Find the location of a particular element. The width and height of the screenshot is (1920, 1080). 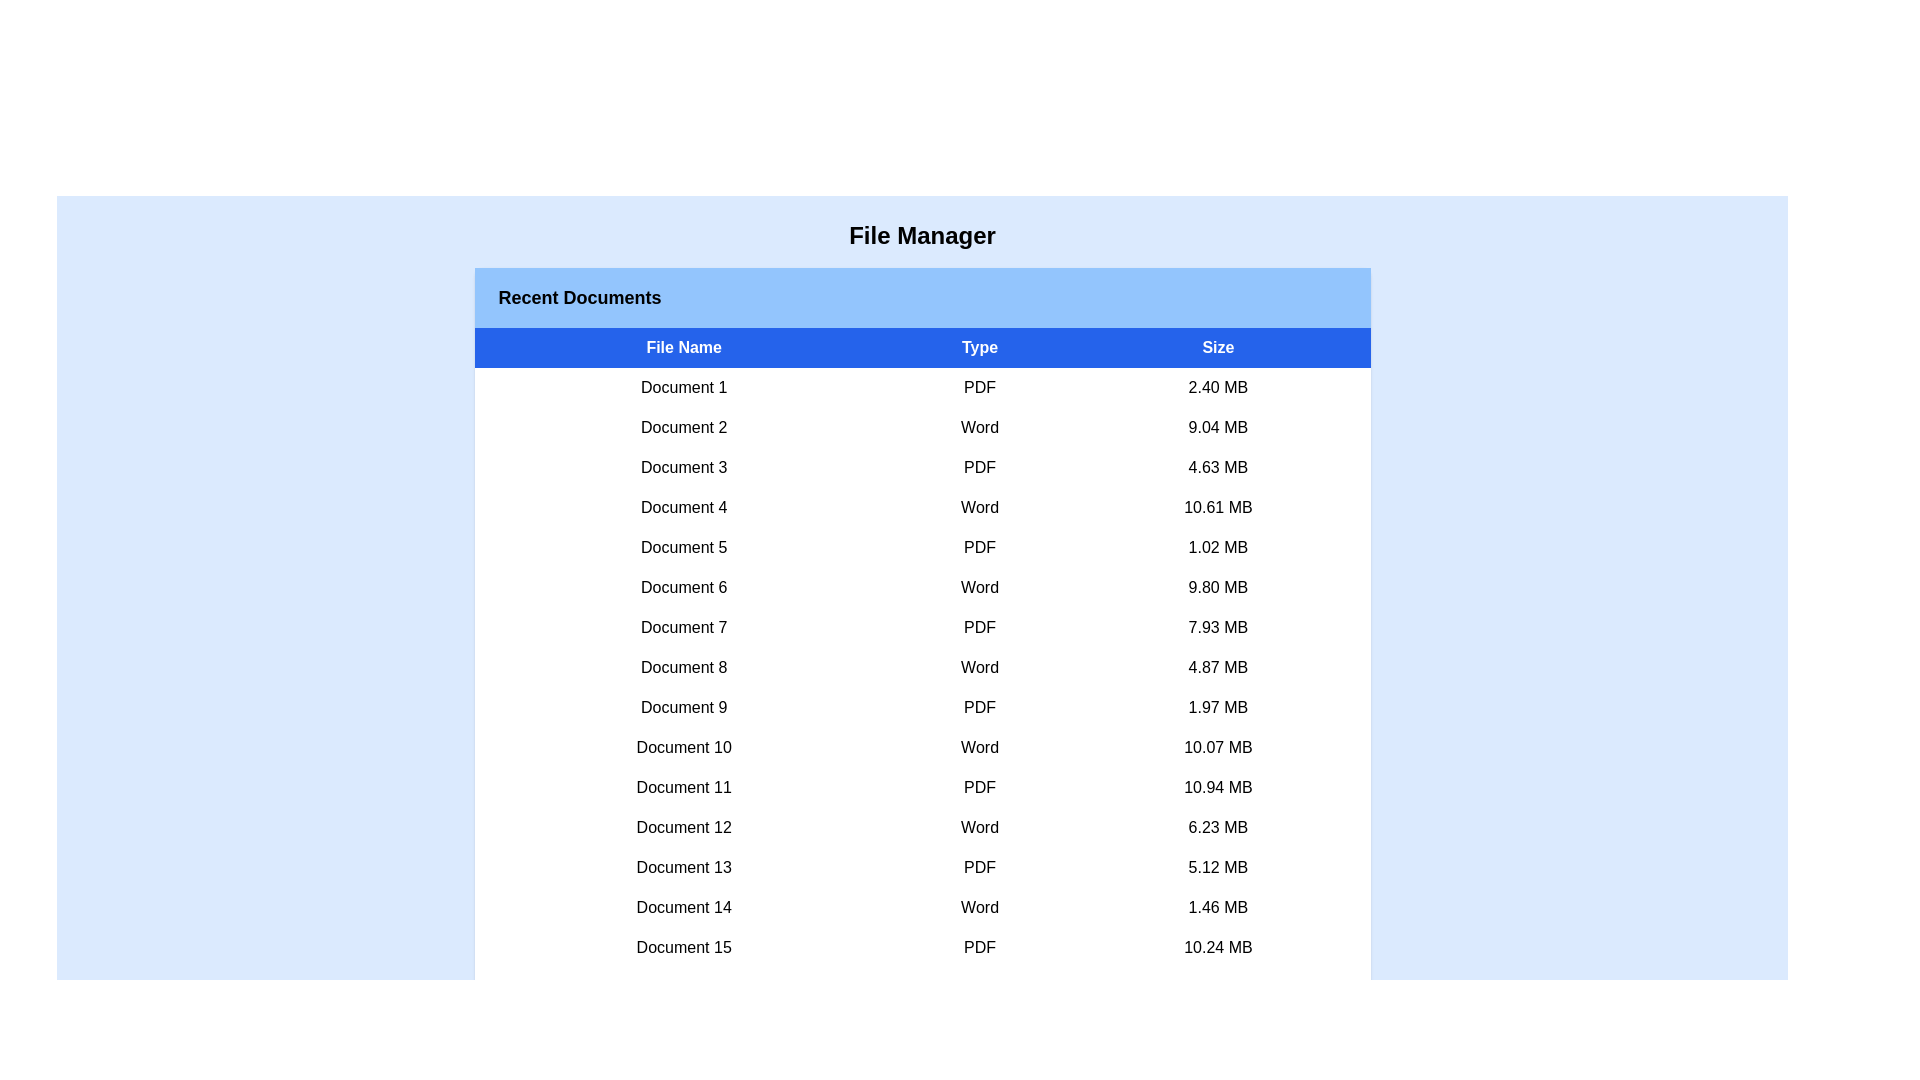

the header of the component to focus on its details is located at coordinates (921, 297).